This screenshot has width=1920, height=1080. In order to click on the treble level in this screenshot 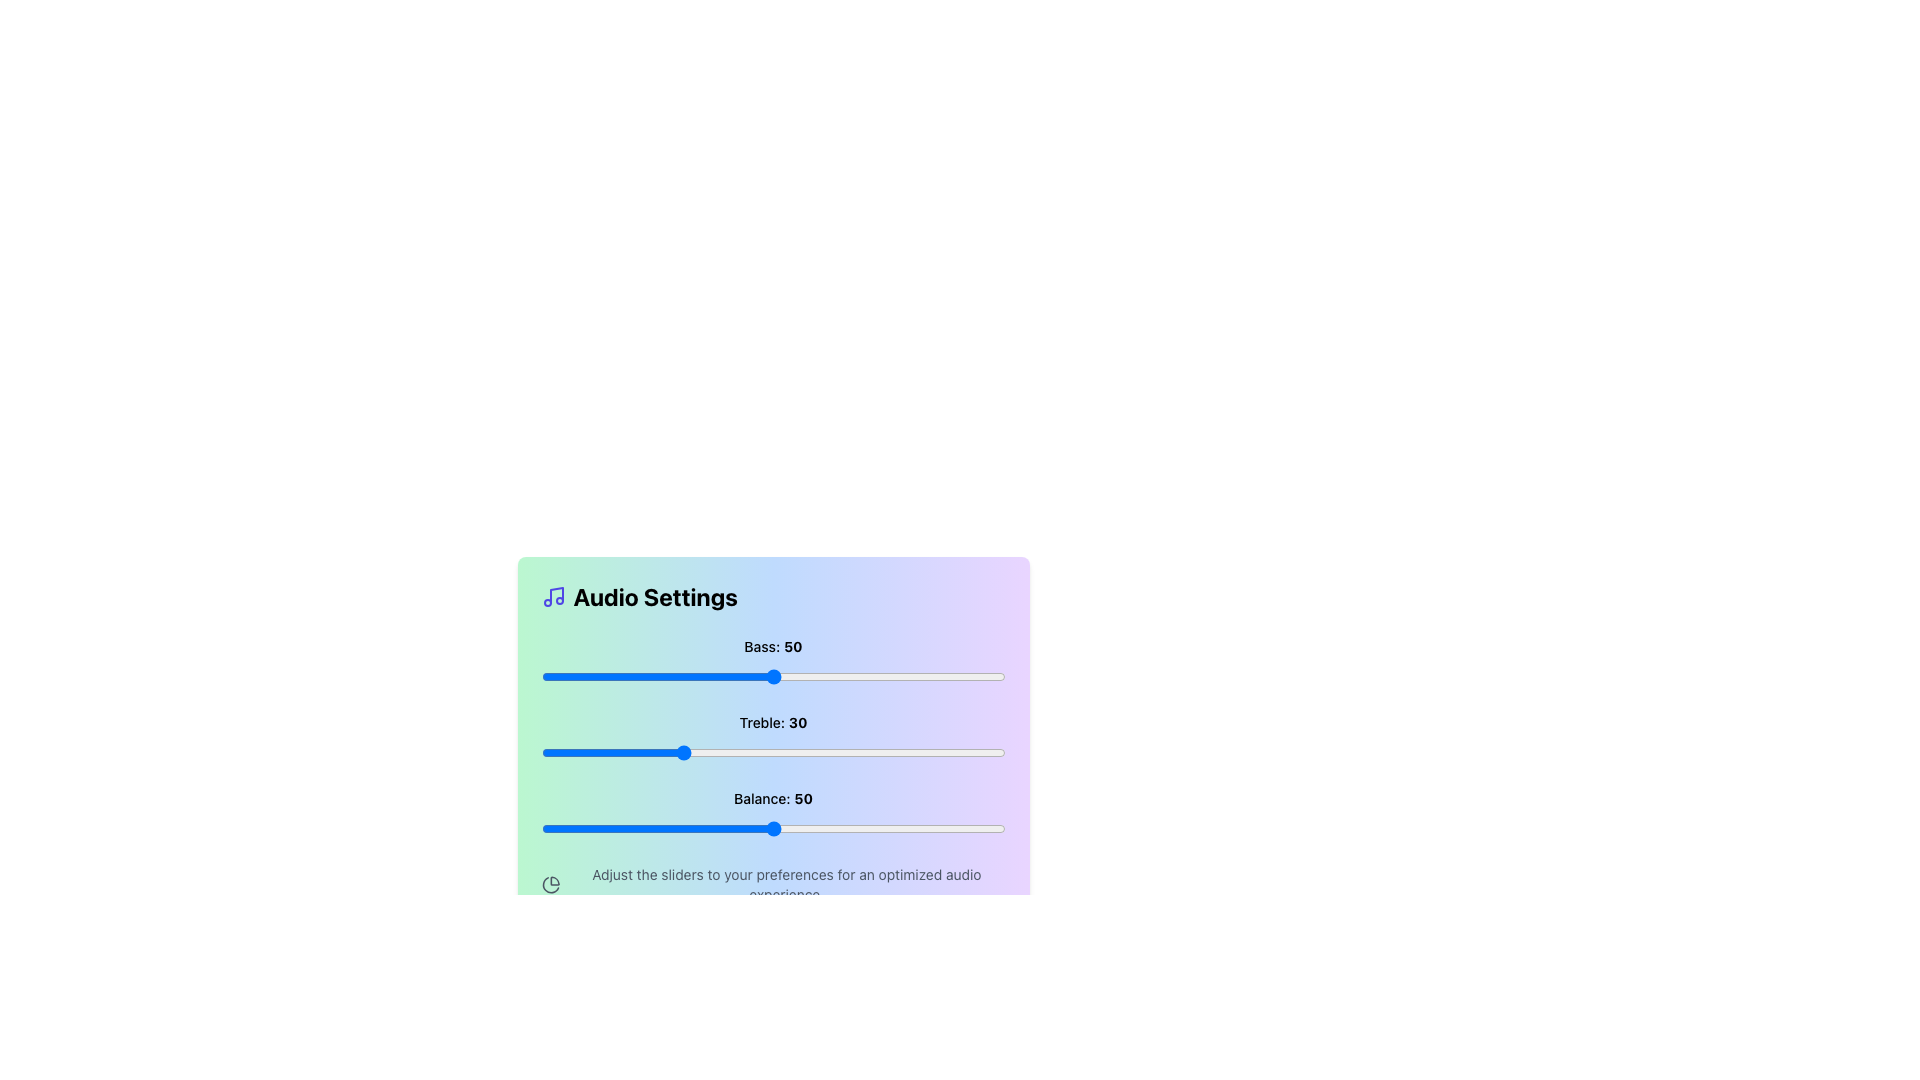, I will do `click(739, 752)`.